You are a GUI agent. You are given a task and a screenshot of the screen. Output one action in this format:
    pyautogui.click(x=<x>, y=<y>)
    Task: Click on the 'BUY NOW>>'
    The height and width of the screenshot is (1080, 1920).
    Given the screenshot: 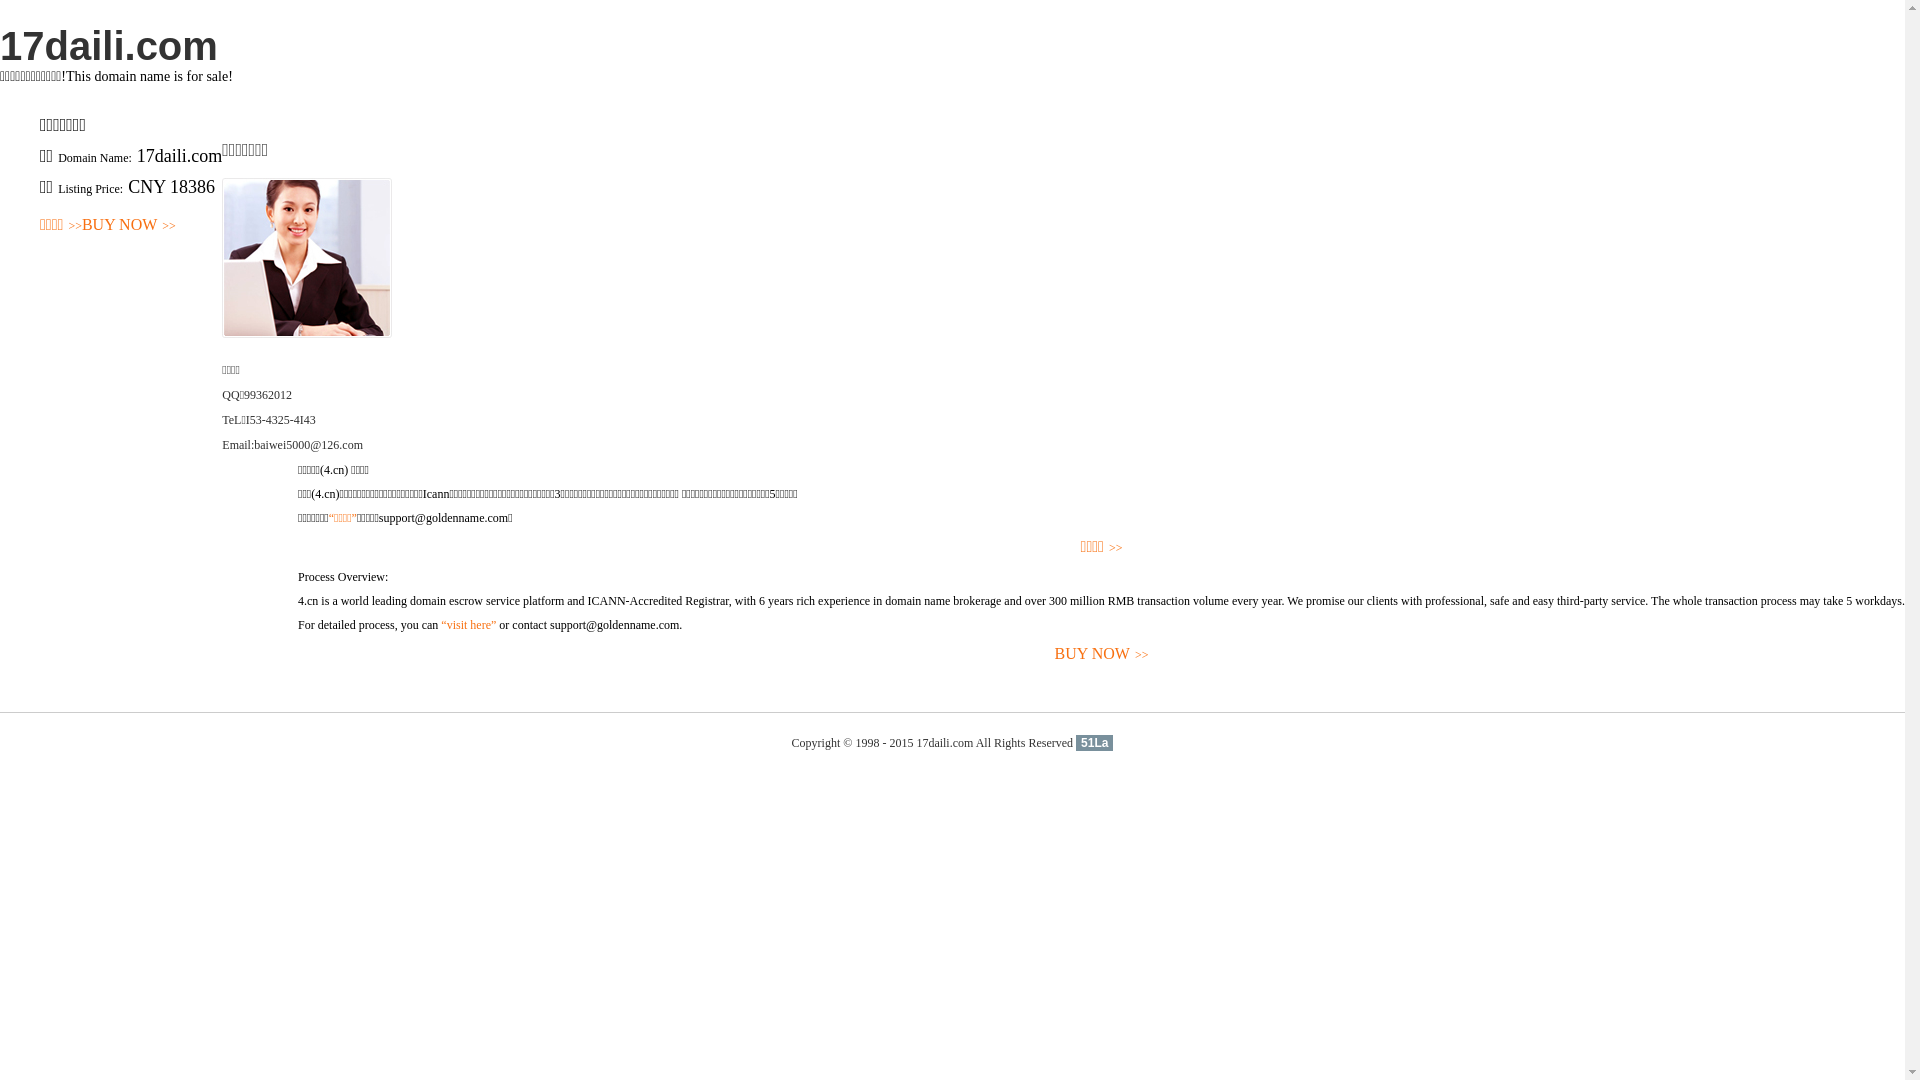 What is the action you would take?
    pyautogui.click(x=128, y=225)
    